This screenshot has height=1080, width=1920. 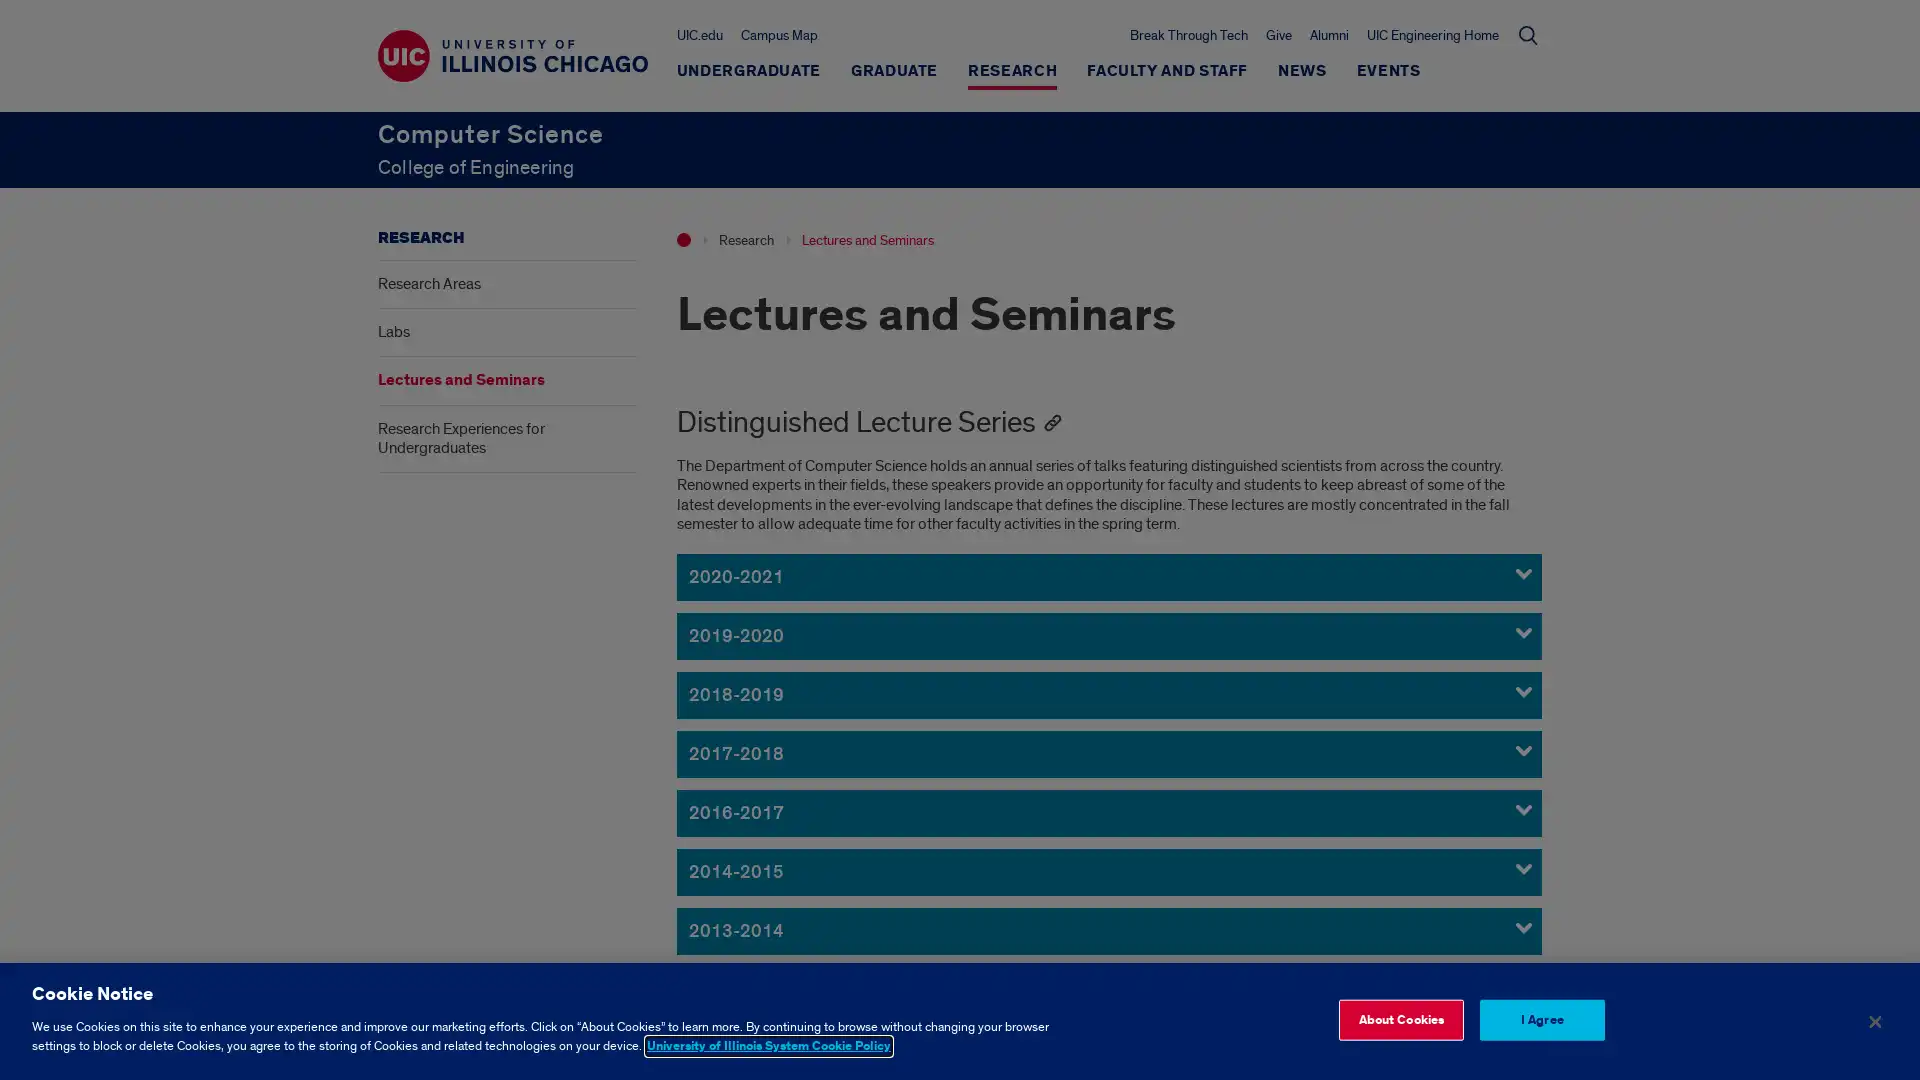 I want to click on 2012-2013, so click(x=1107, y=988).